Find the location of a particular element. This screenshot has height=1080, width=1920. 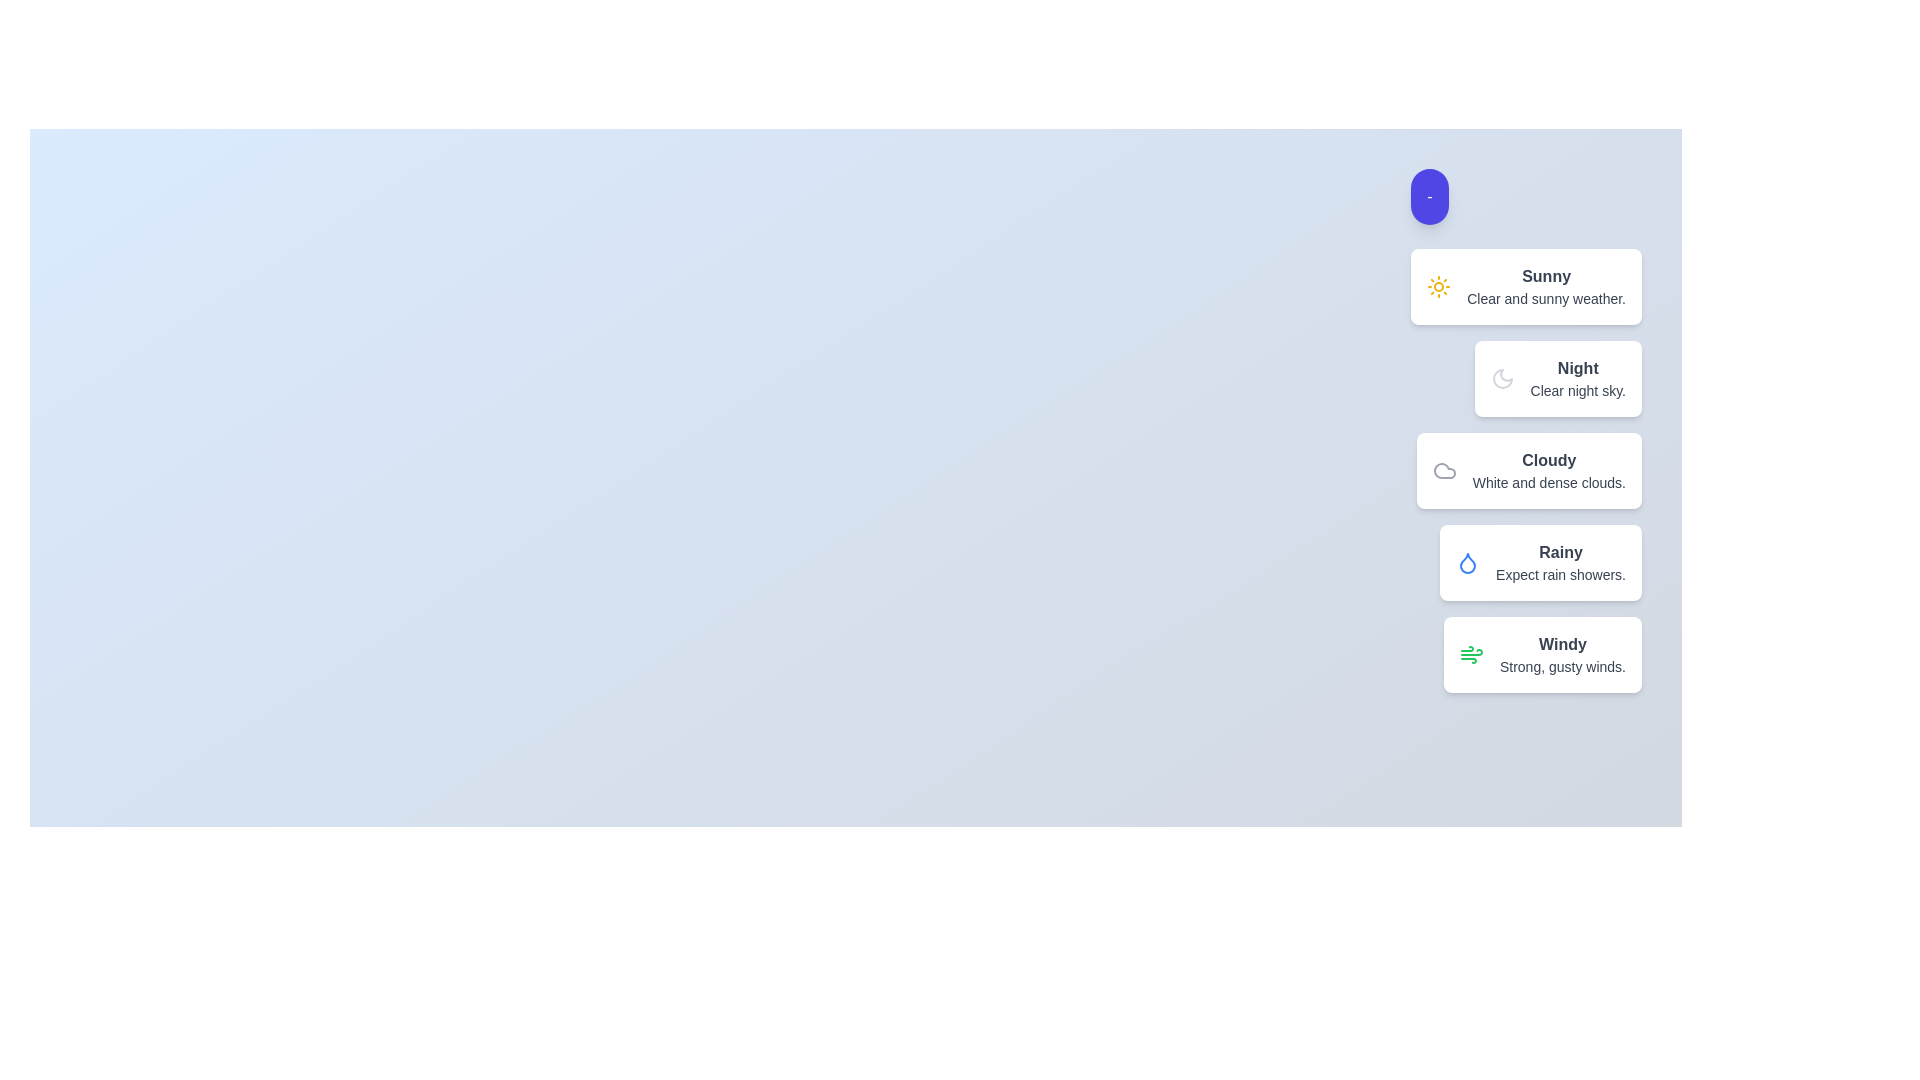

the description of the weather condition labeled Rainy is located at coordinates (1559, 552).